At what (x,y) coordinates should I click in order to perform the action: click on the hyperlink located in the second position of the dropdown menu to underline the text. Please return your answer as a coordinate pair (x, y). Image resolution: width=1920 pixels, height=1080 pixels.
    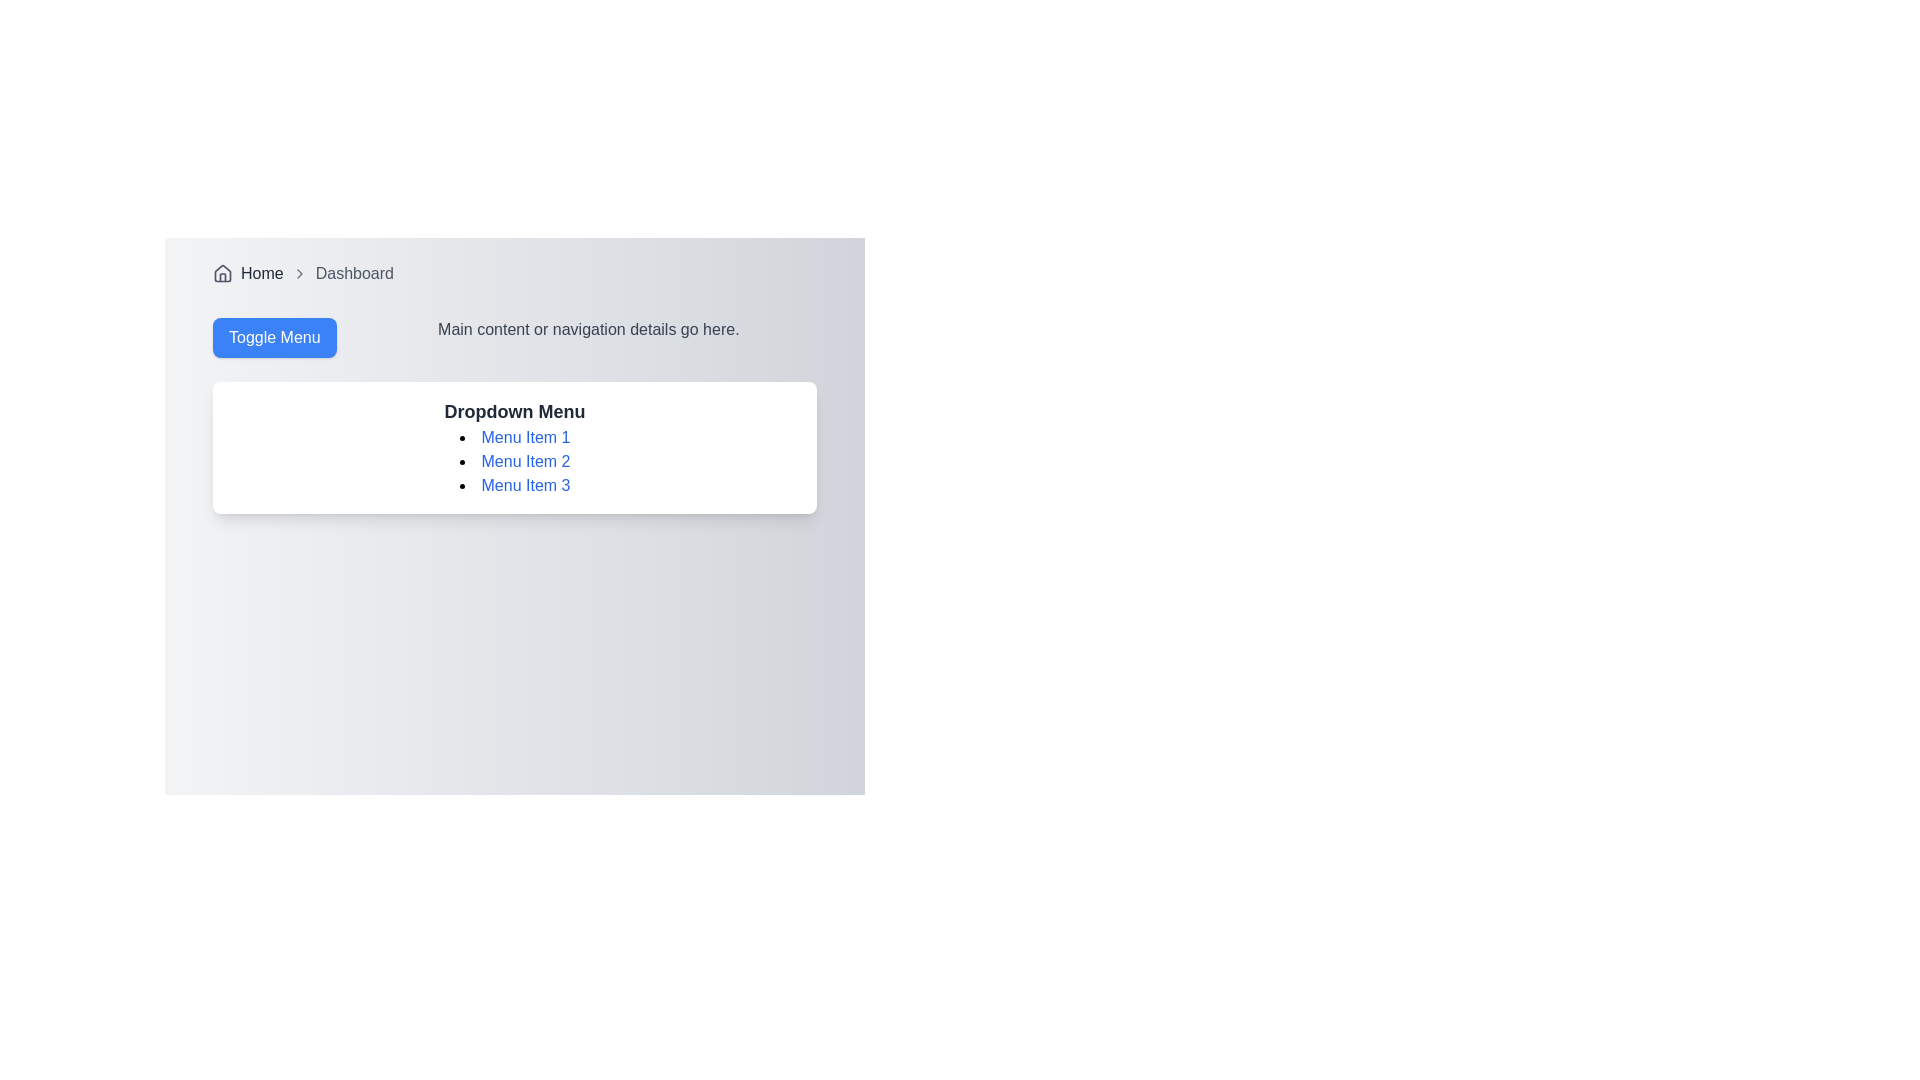
    Looking at the image, I should click on (526, 461).